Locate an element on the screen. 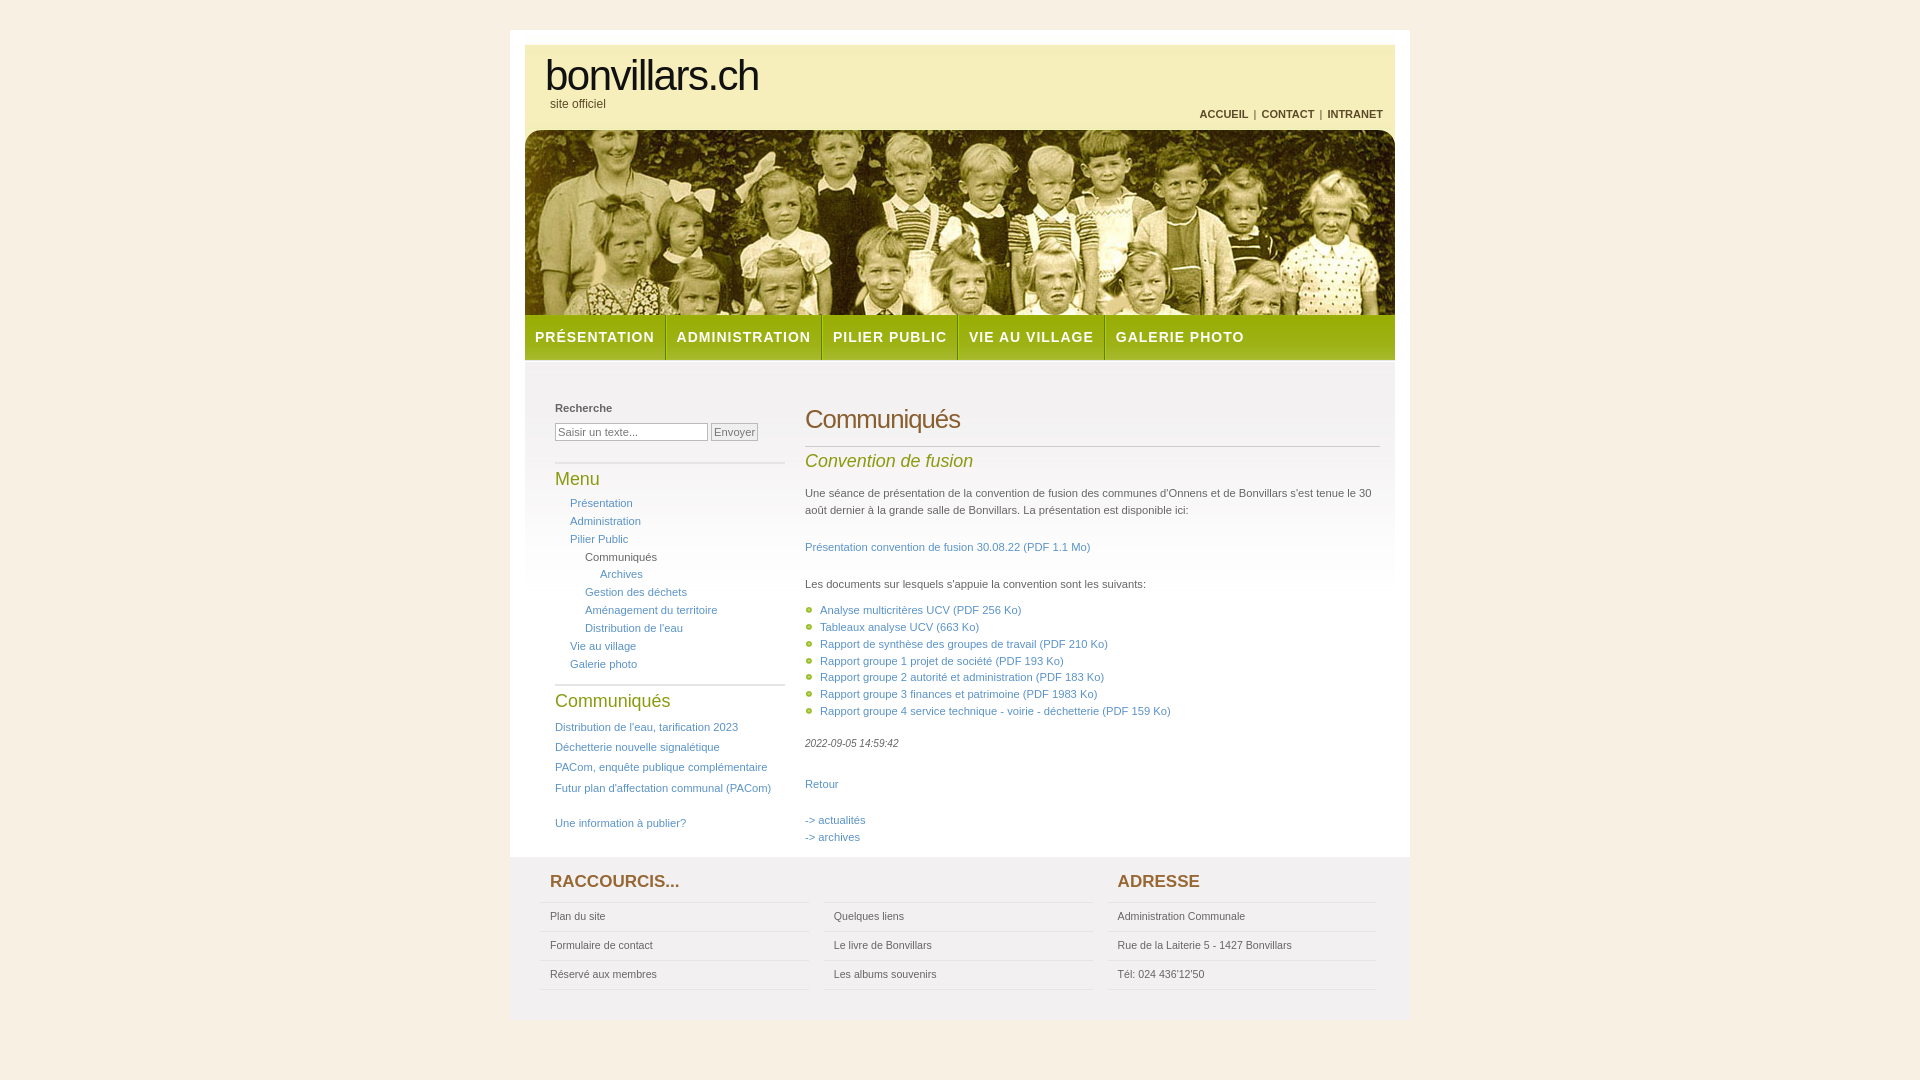 The image size is (1920, 1080). 'ACCUEIL' is located at coordinates (1223, 114).